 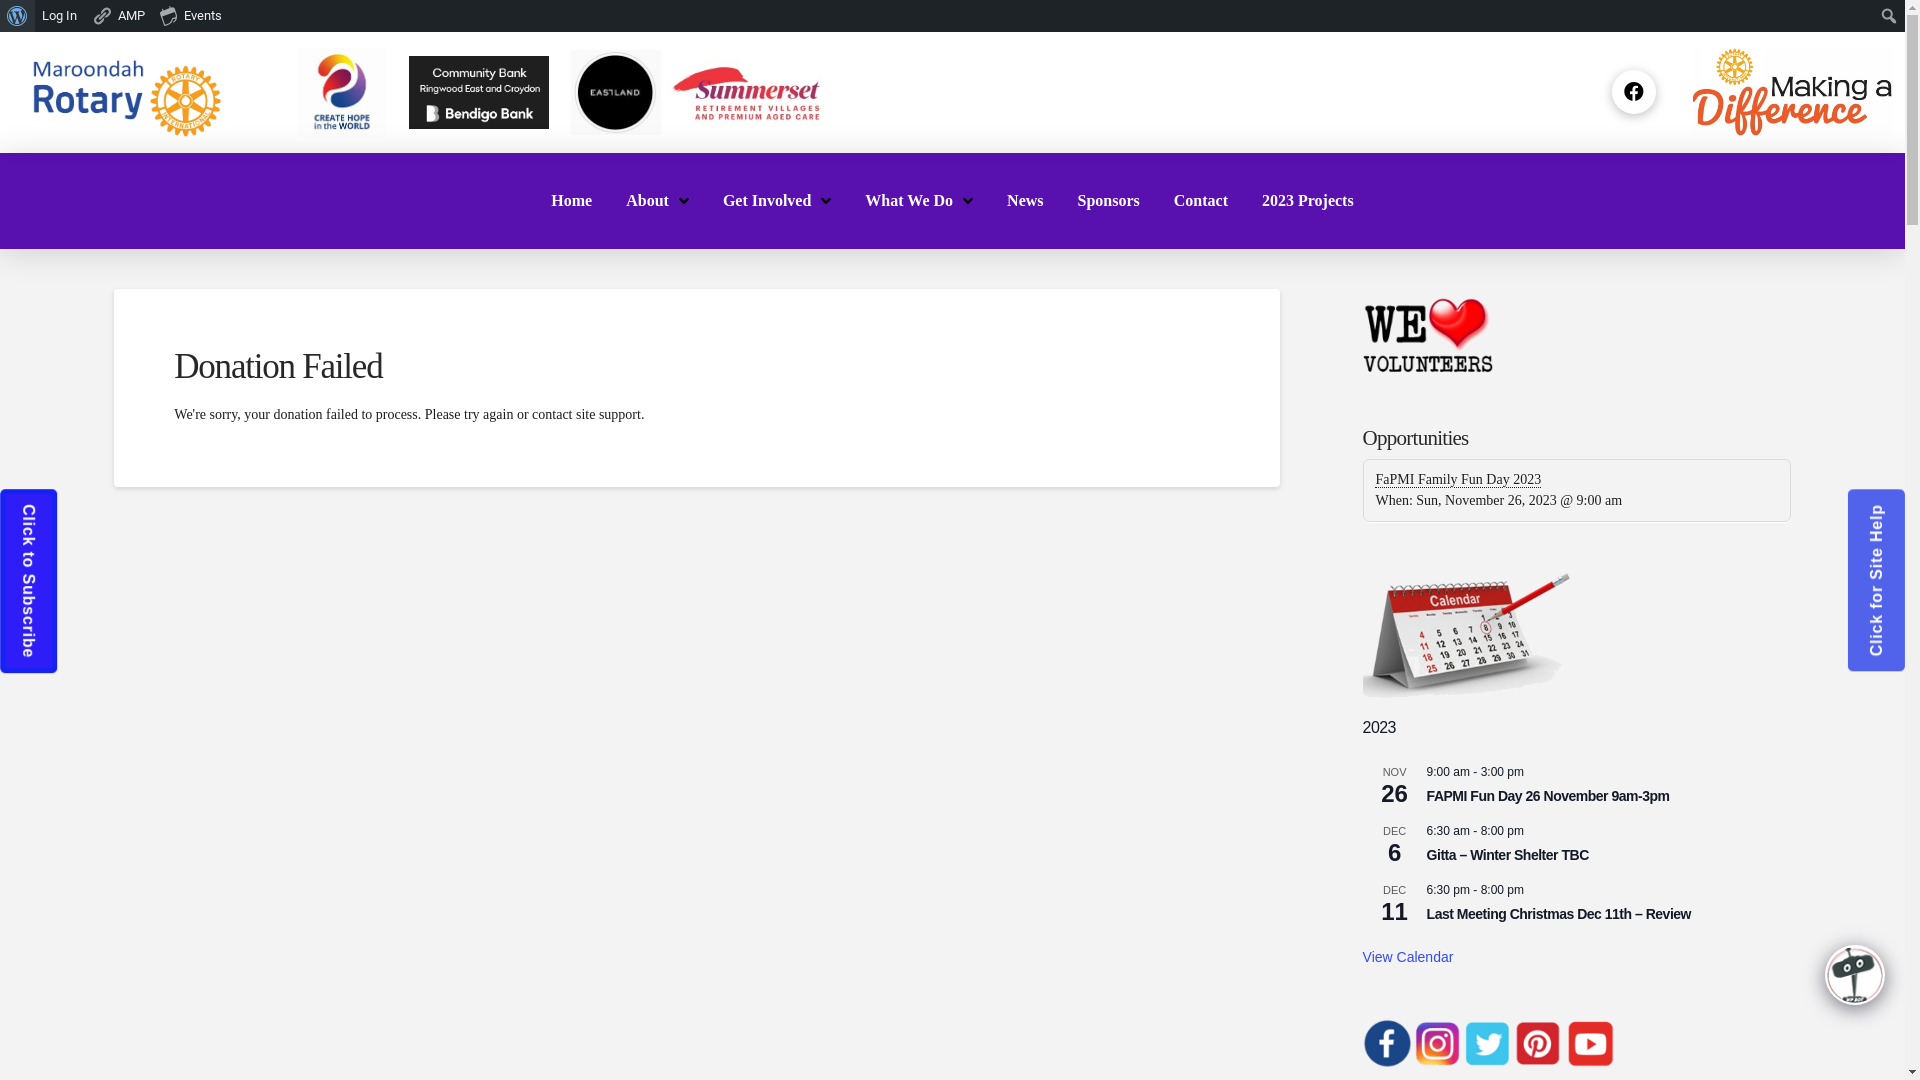 I want to click on 'Log In', so click(x=59, y=15).